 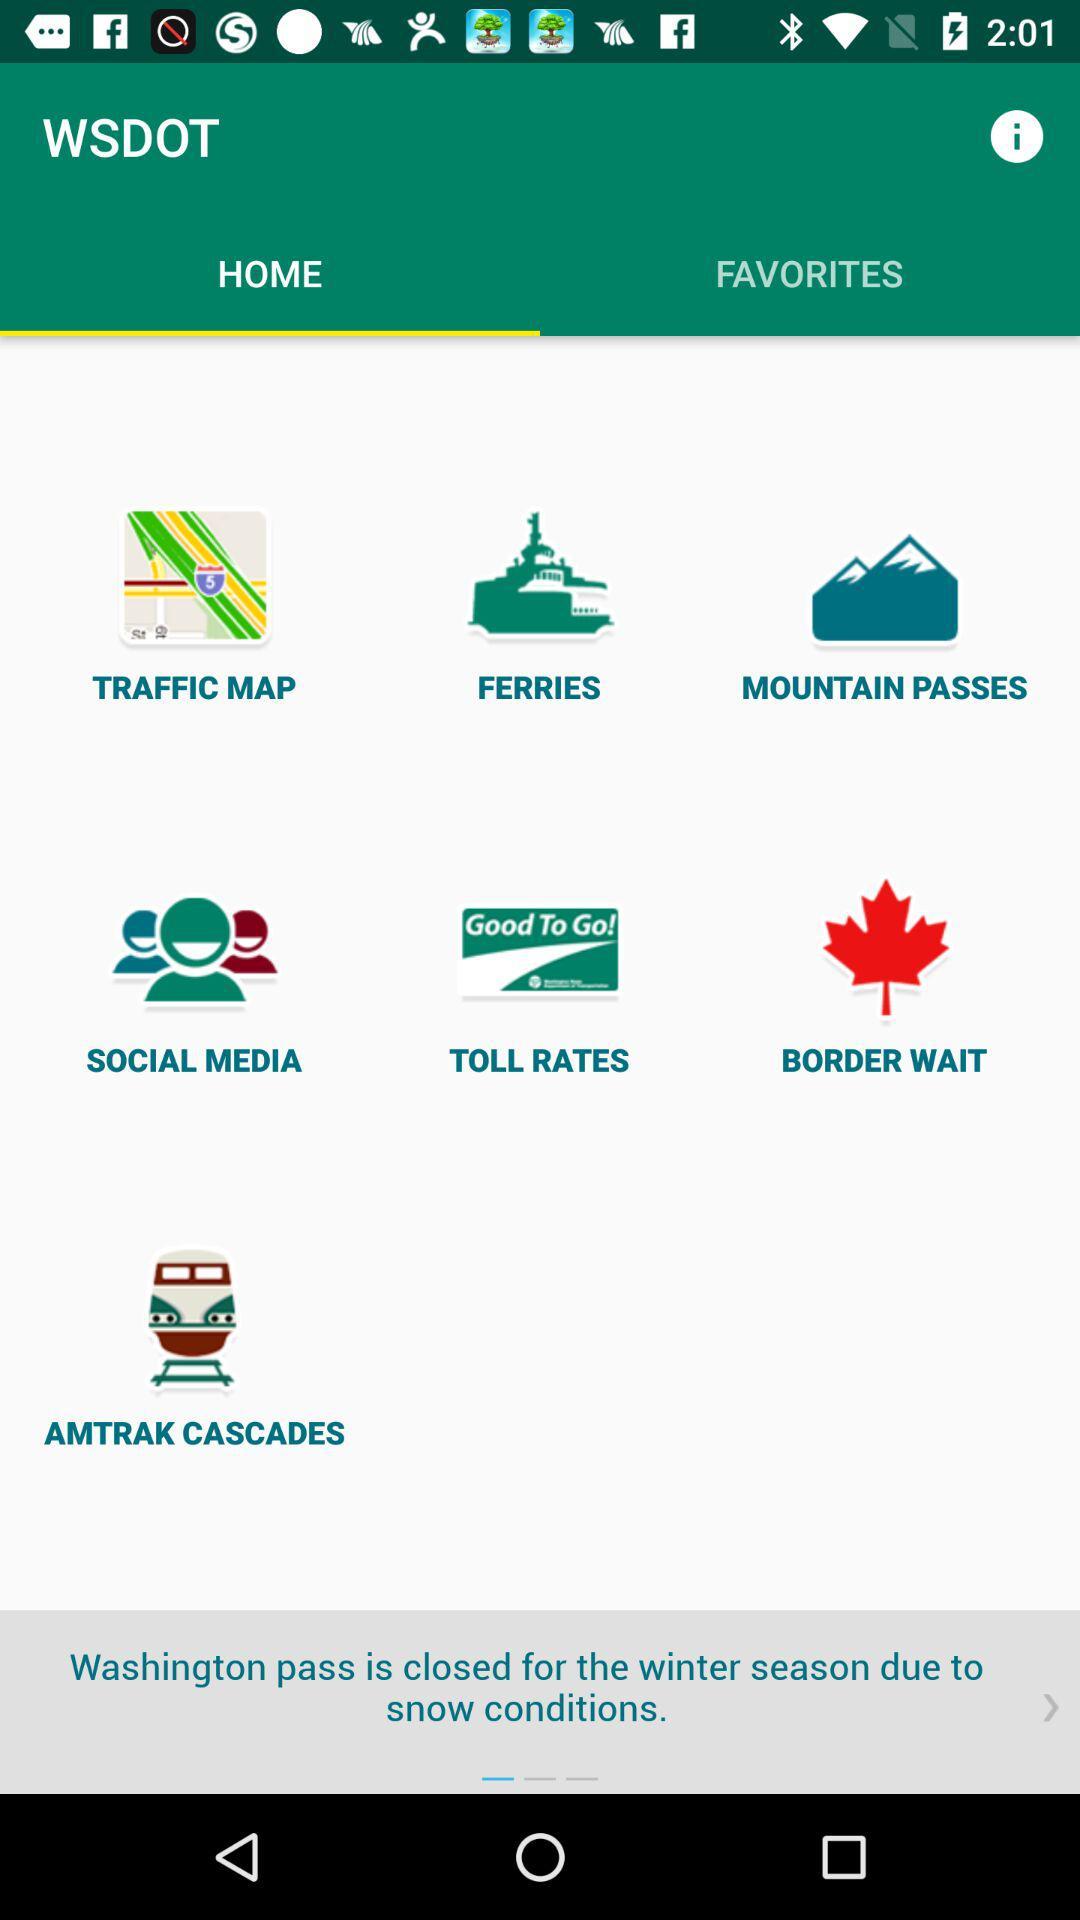 I want to click on item above the mountain passes item, so click(x=1017, y=135).